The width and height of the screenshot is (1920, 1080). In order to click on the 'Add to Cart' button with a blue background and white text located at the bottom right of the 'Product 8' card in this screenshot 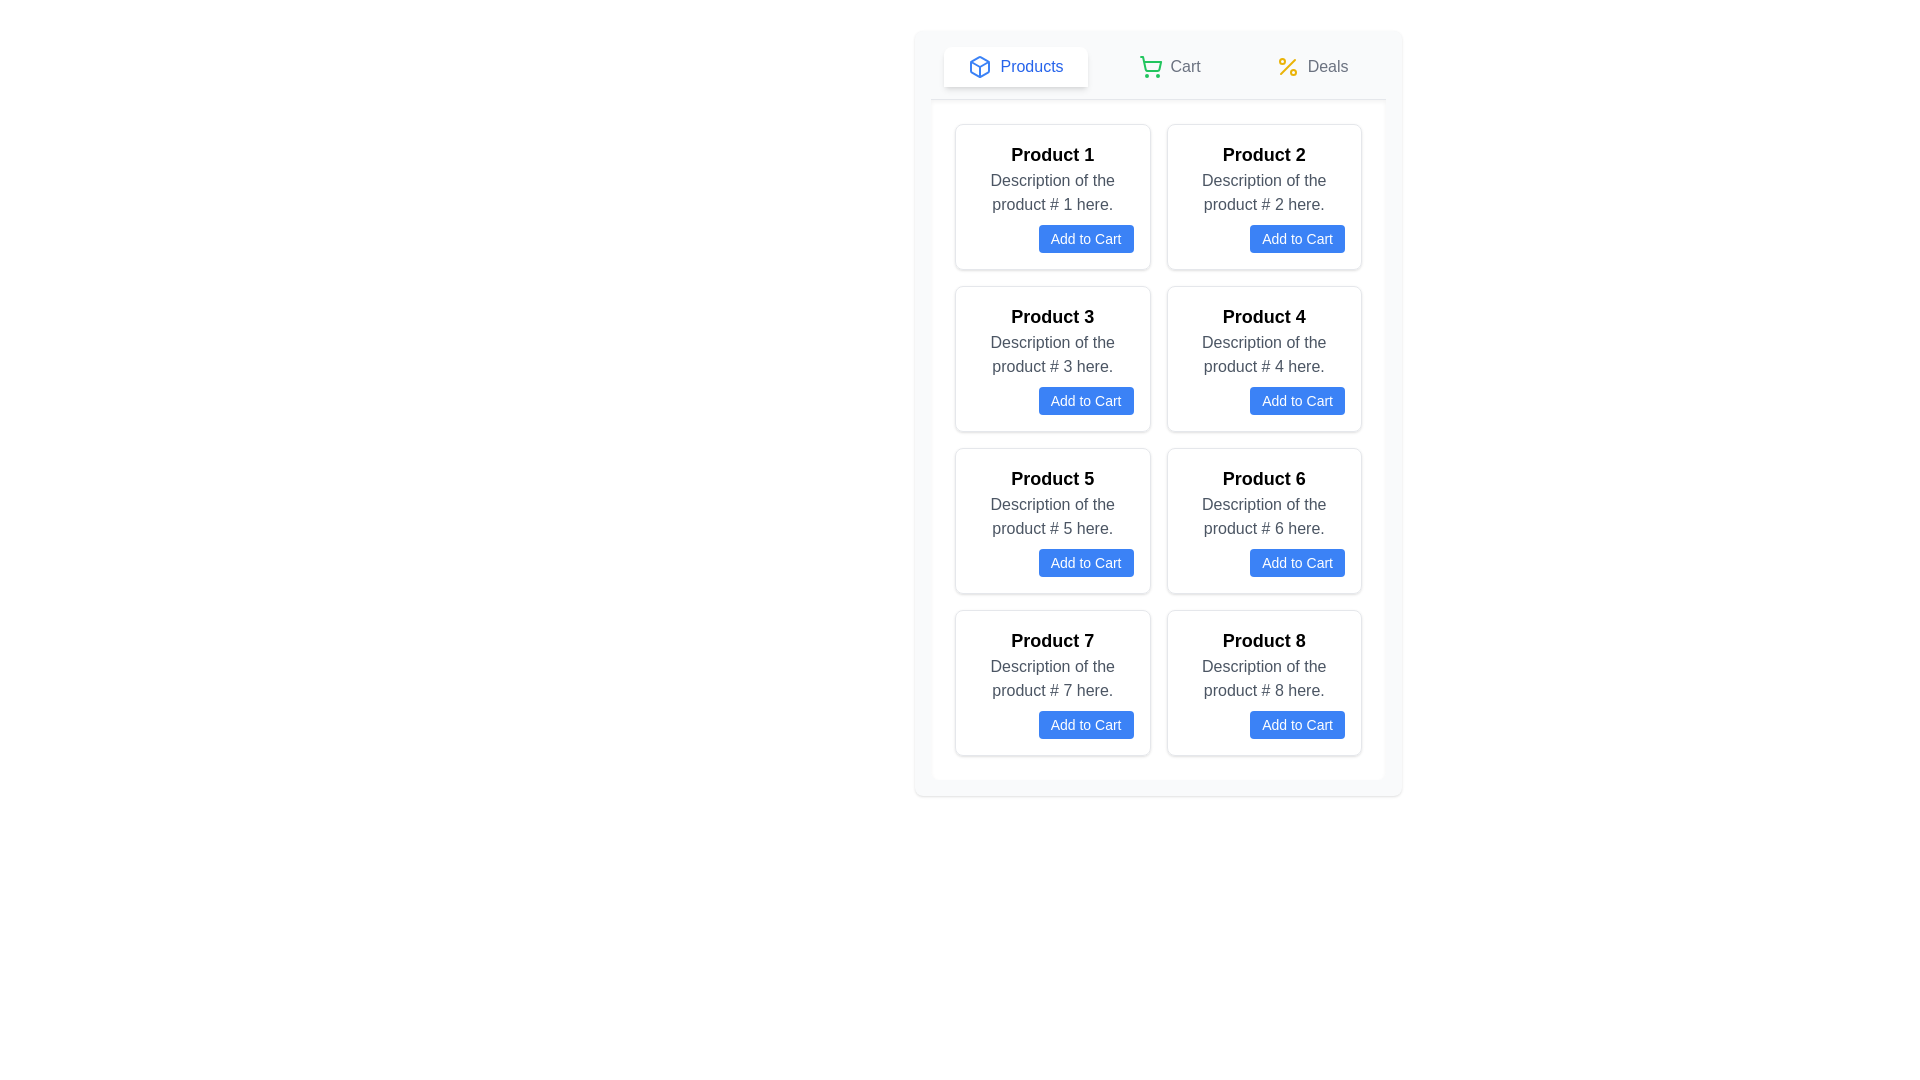, I will do `click(1297, 725)`.